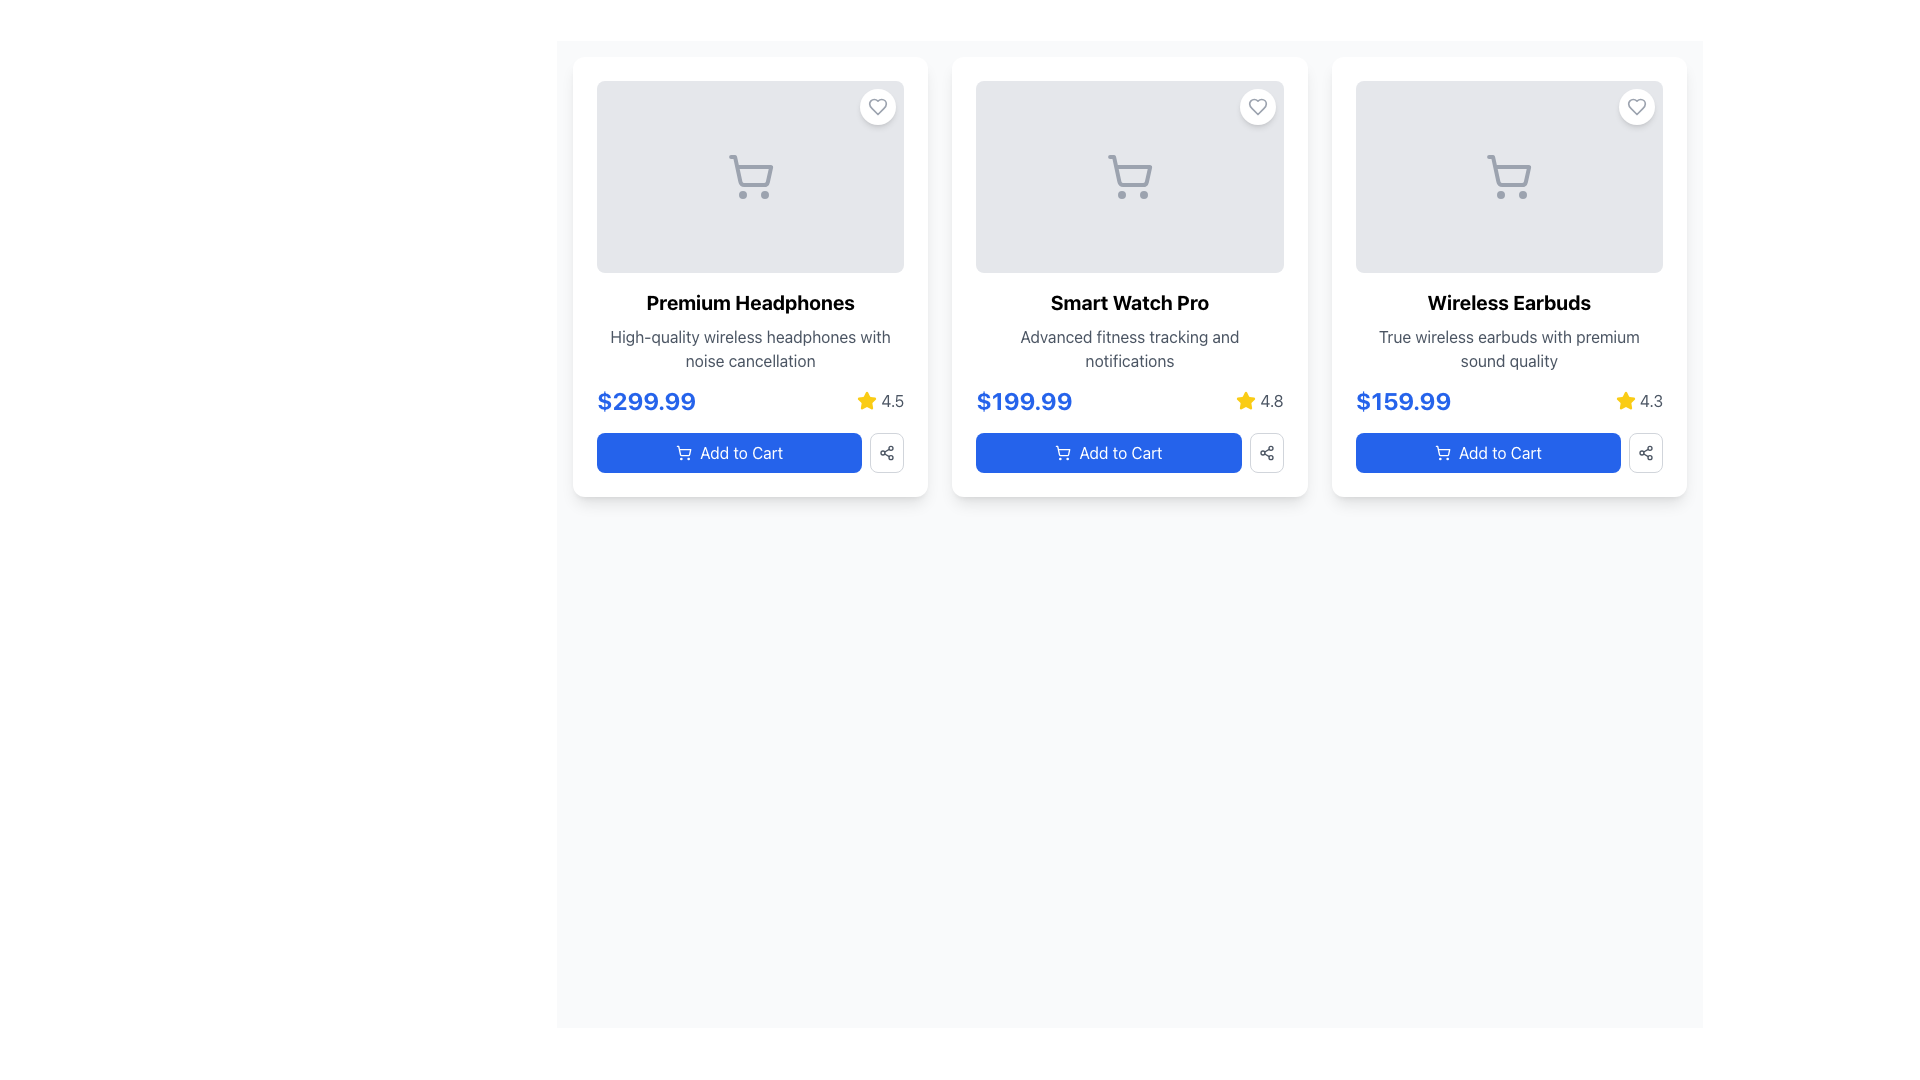 This screenshot has width=1920, height=1080. What do you see at coordinates (1265, 452) in the screenshot?
I see `the network-like icon button, which is represented by three circles connected by lines, located at the bottom-right corner of the 'Wireless Earbuds' product card` at bounding box center [1265, 452].